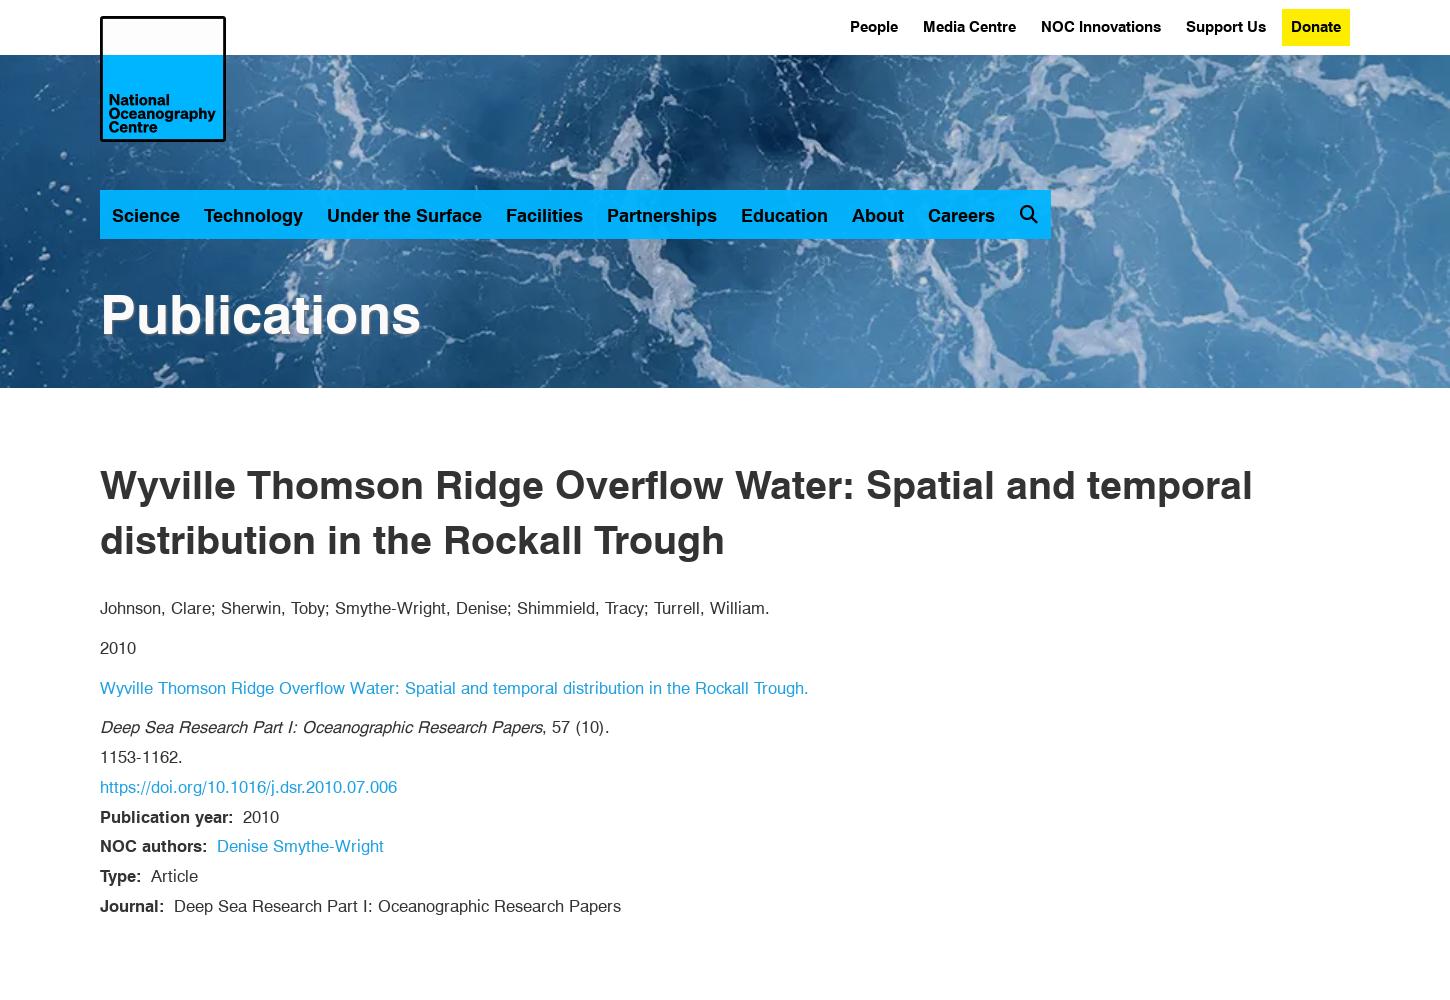 The height and width of the screenshot is (1000, 1450). I want to click on 'Denise Smythe-Wright', so click(300, 845).